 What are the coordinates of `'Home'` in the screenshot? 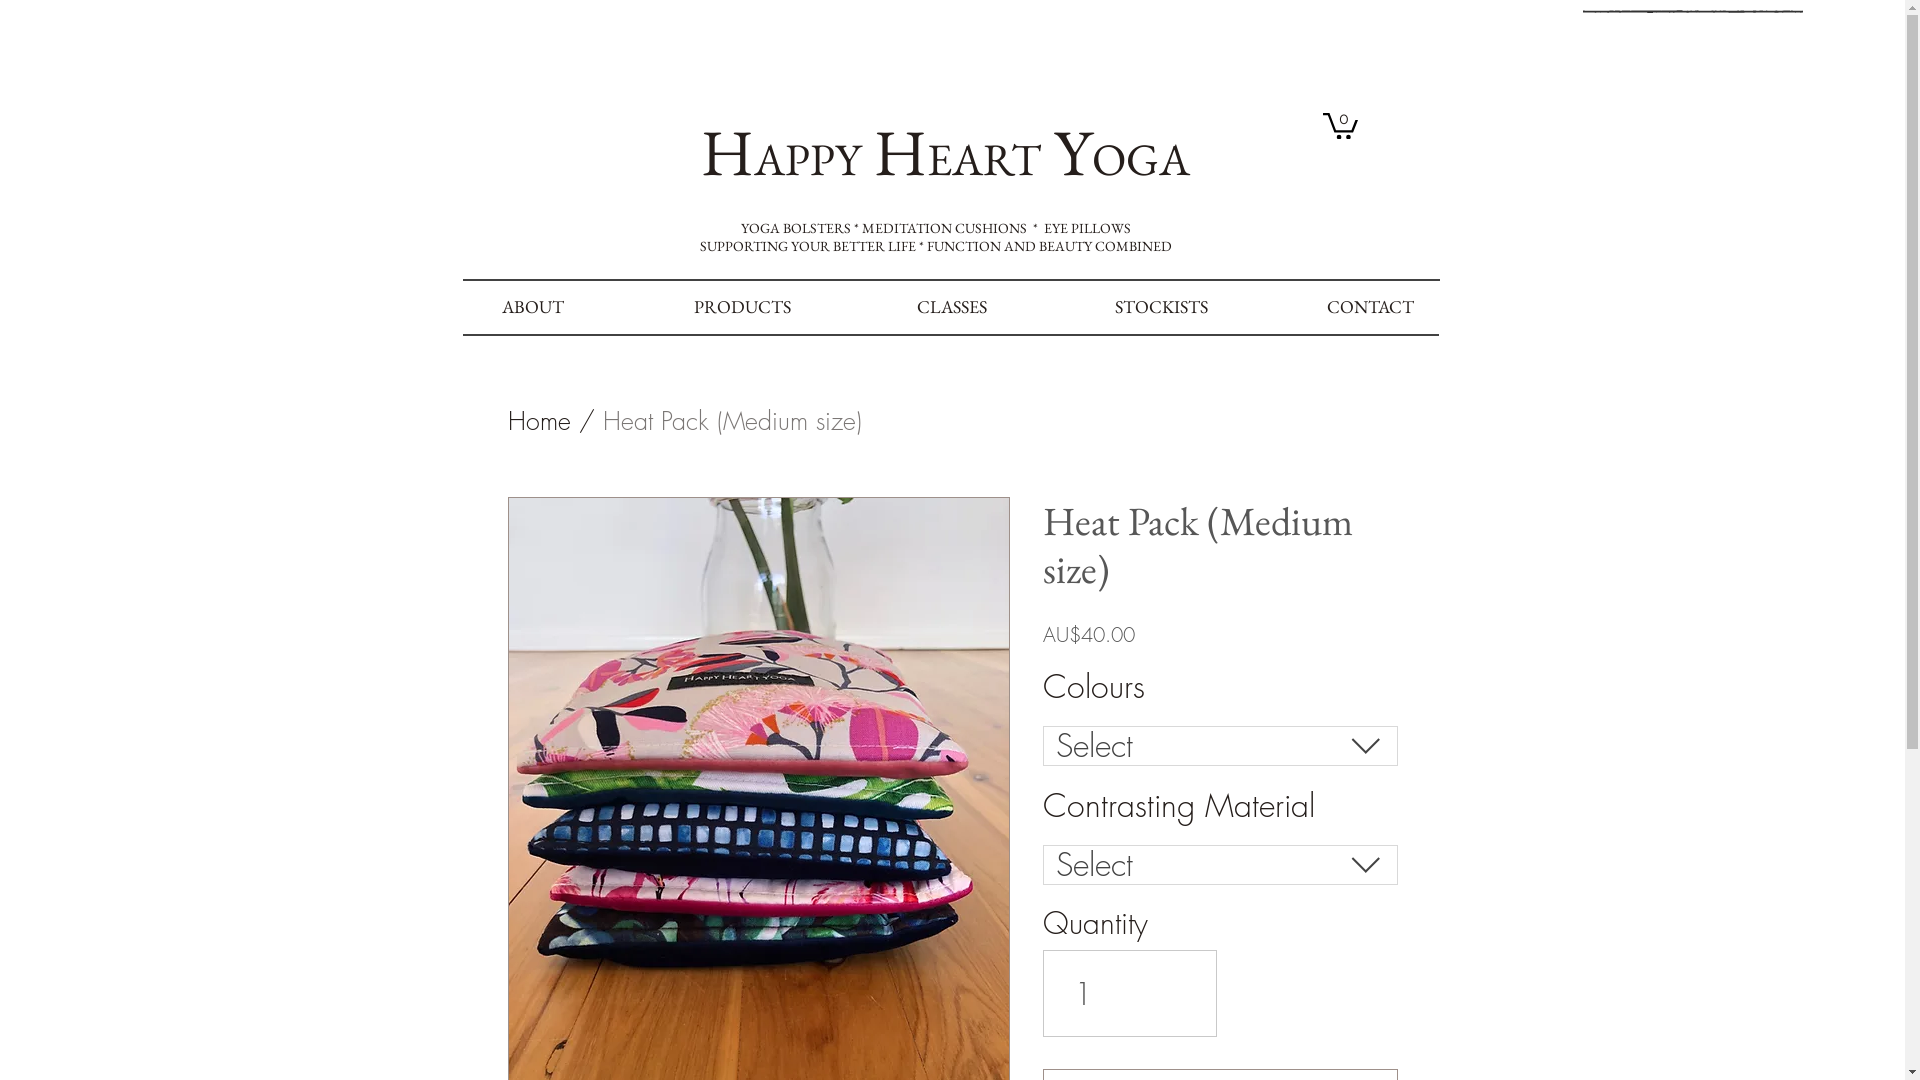 It's located at (539, 419).